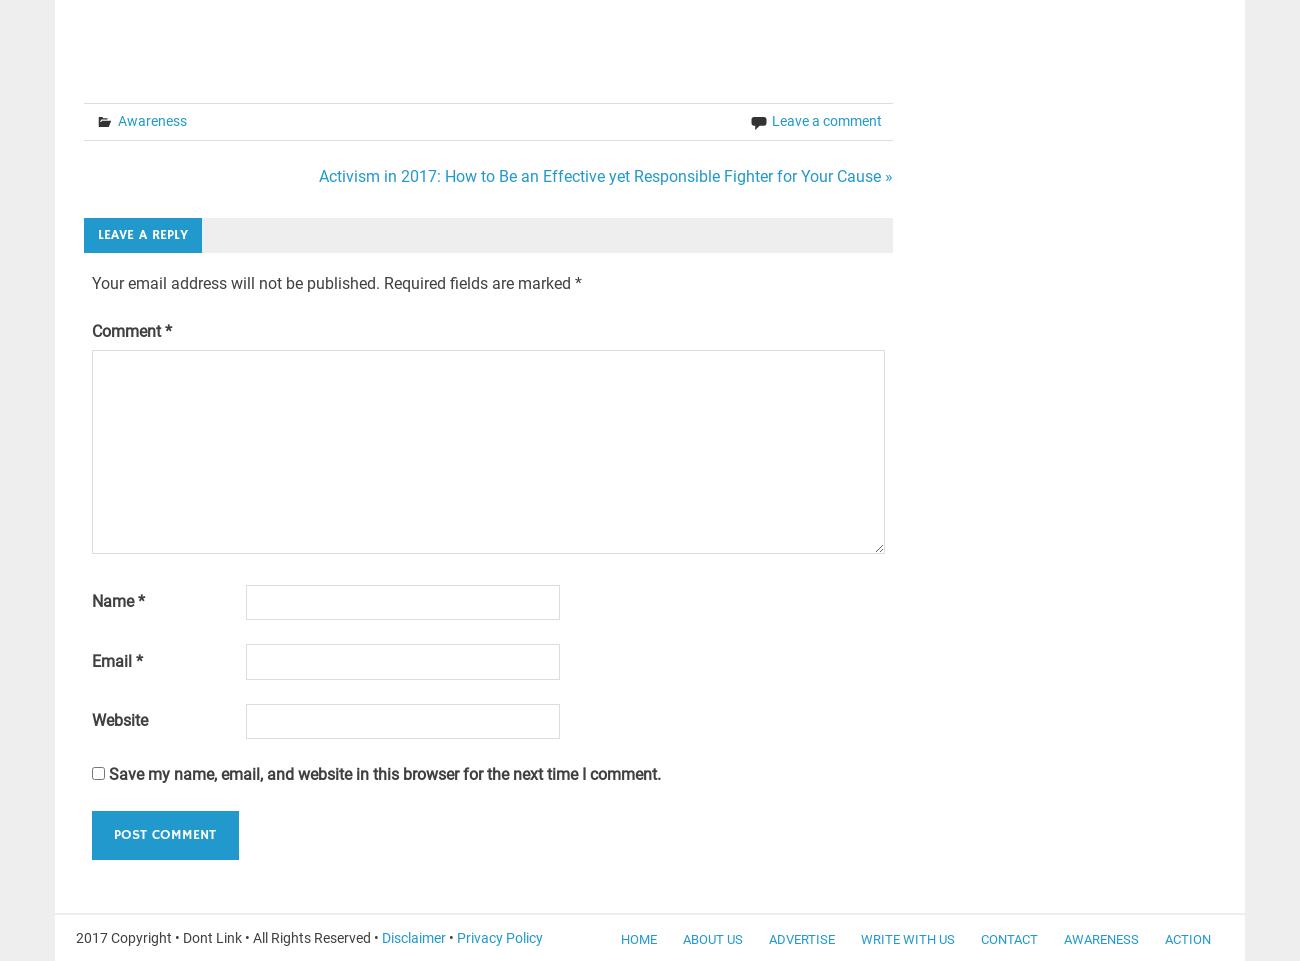 This screenshot has height=961, width=1300. I want to click on 'Website', so click(117, 720).